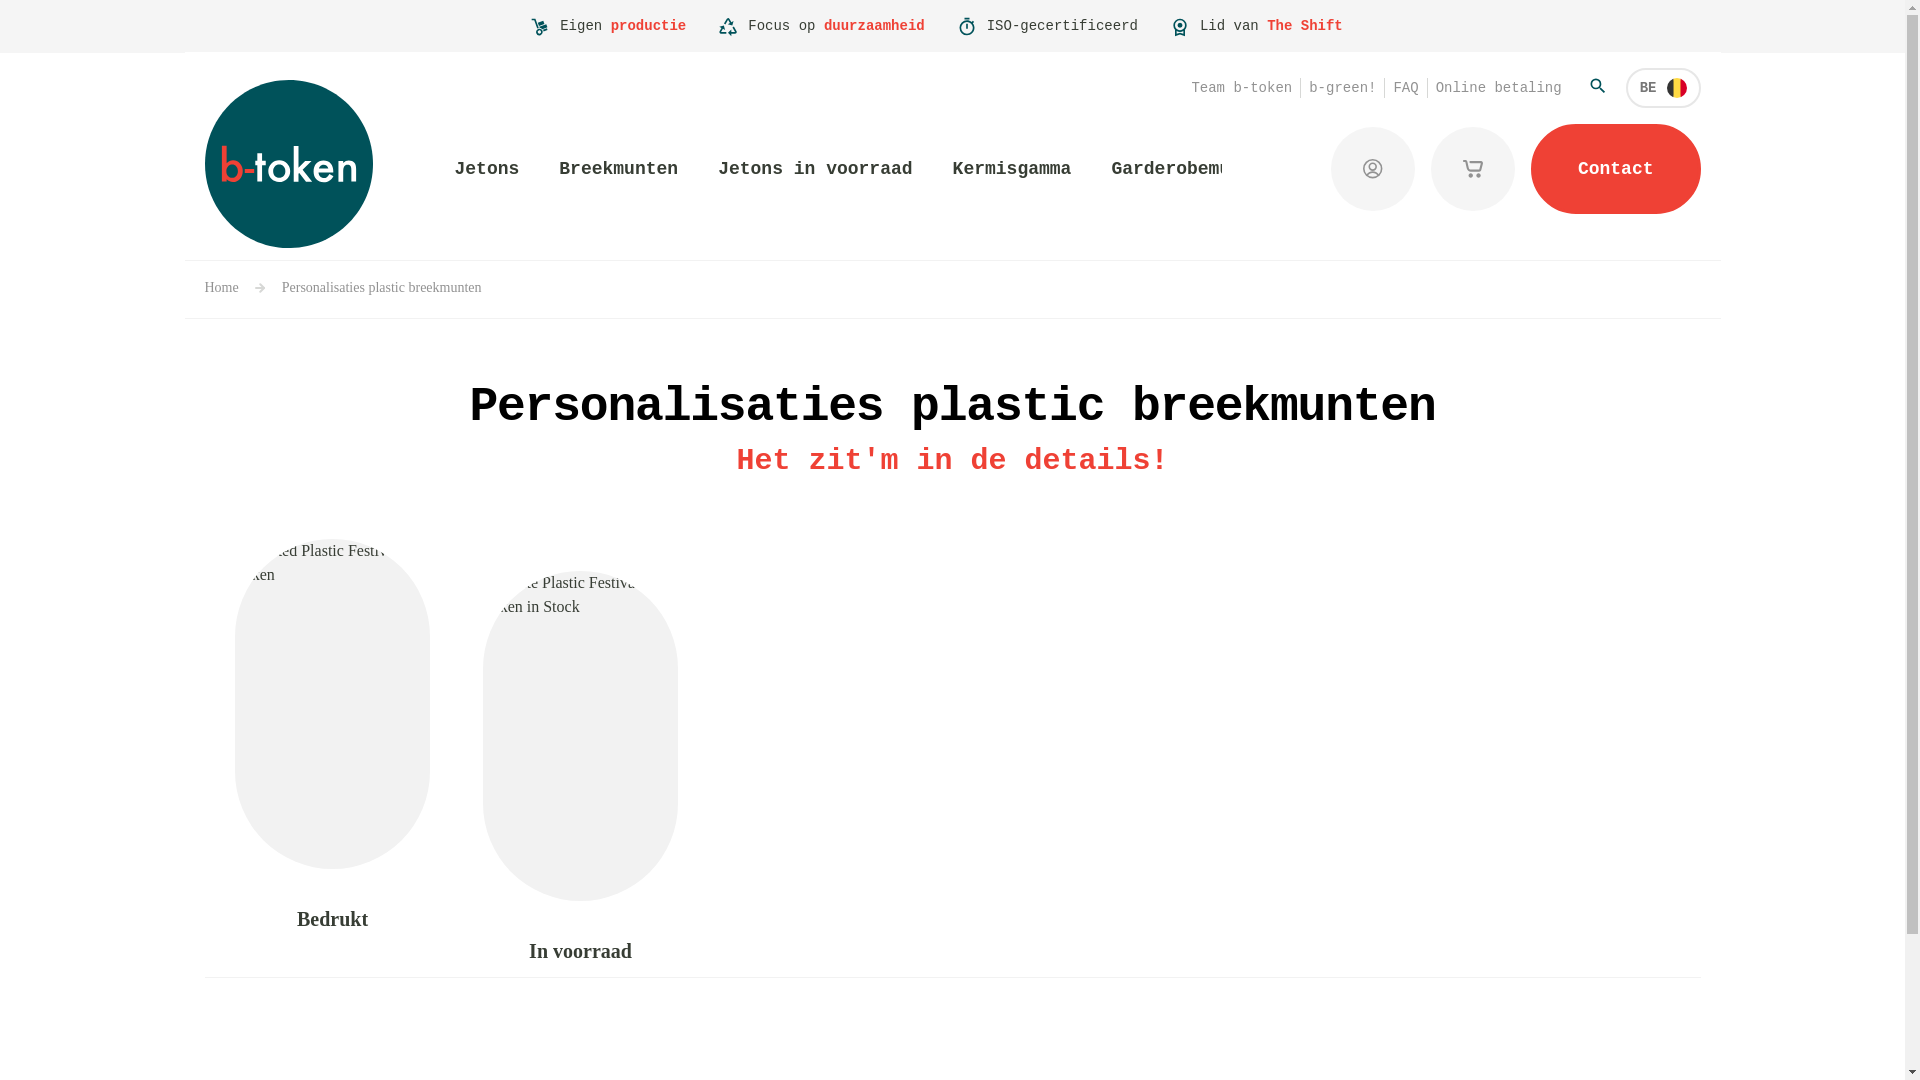  What do you see at coordinates (1240, 87) in the screenshot?
I see `'Team b-token'` at bounding box center [1240, 87].